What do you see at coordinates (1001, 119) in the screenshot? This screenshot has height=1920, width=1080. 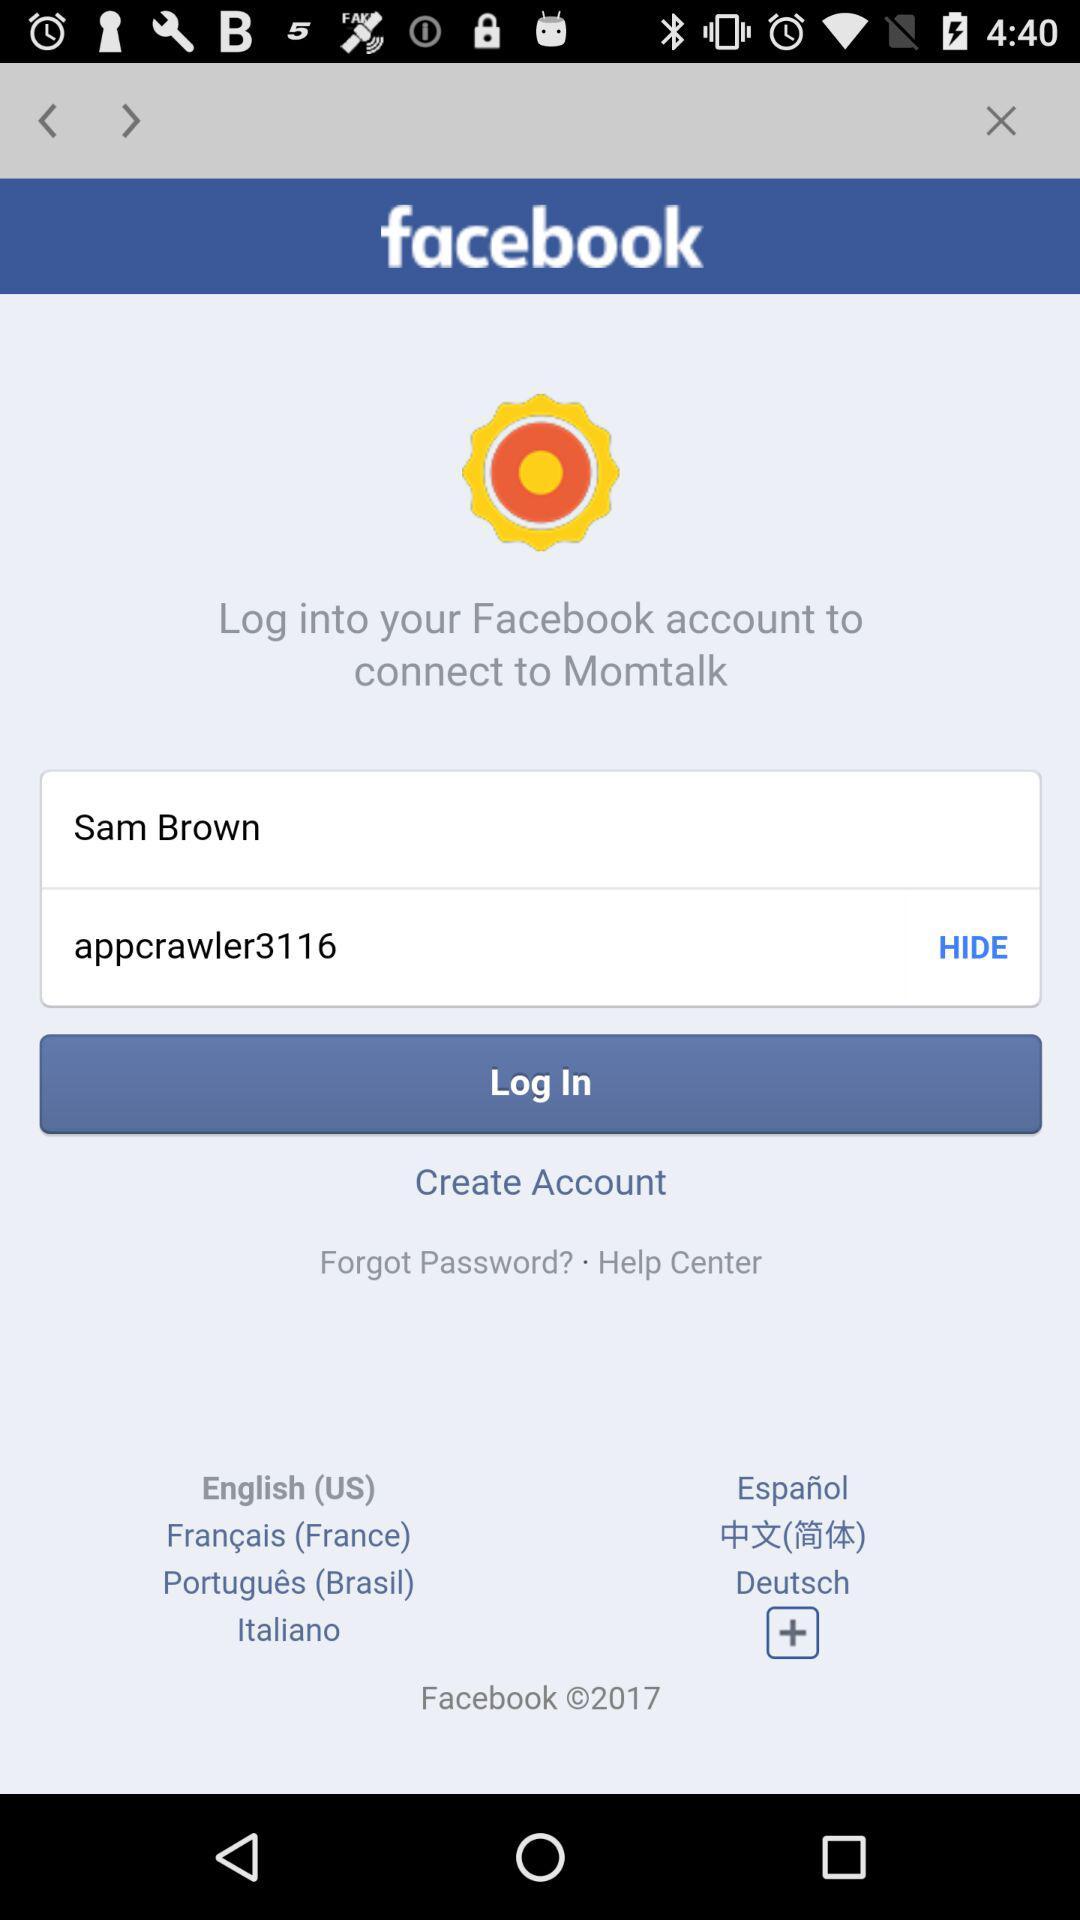 I see `press this to close` at bounding box center [1001, 119].